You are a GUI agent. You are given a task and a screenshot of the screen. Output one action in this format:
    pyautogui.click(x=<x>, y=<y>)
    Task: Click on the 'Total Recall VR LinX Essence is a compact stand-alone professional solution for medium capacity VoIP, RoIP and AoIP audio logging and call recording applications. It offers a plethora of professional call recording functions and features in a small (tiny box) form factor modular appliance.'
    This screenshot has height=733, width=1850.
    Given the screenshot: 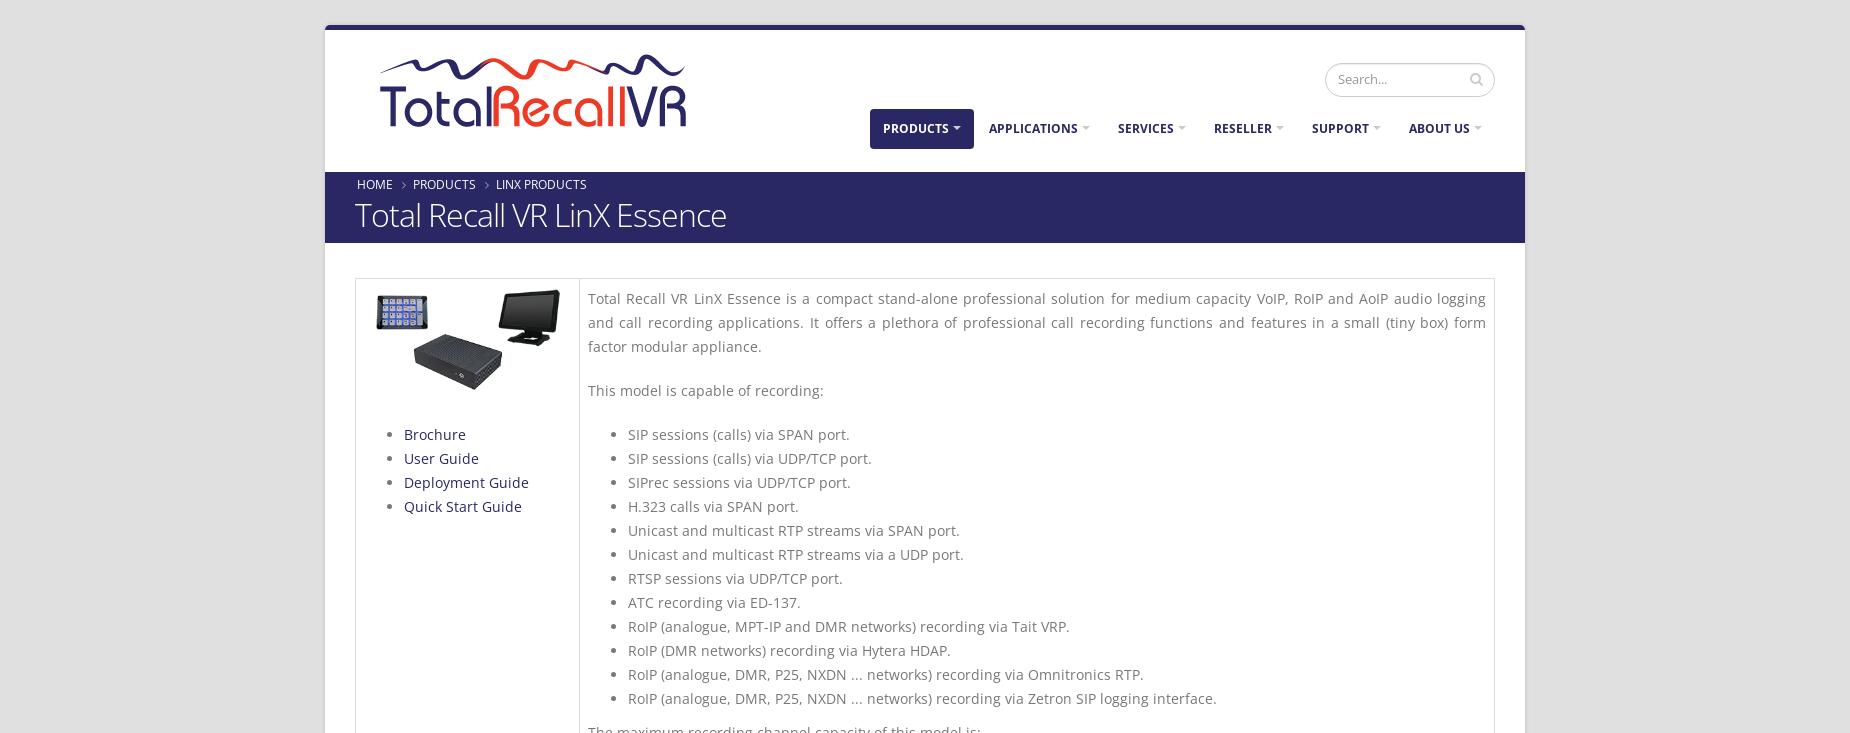 What is the action you would take?
    pyautogui.click(x=587, y=321)
    